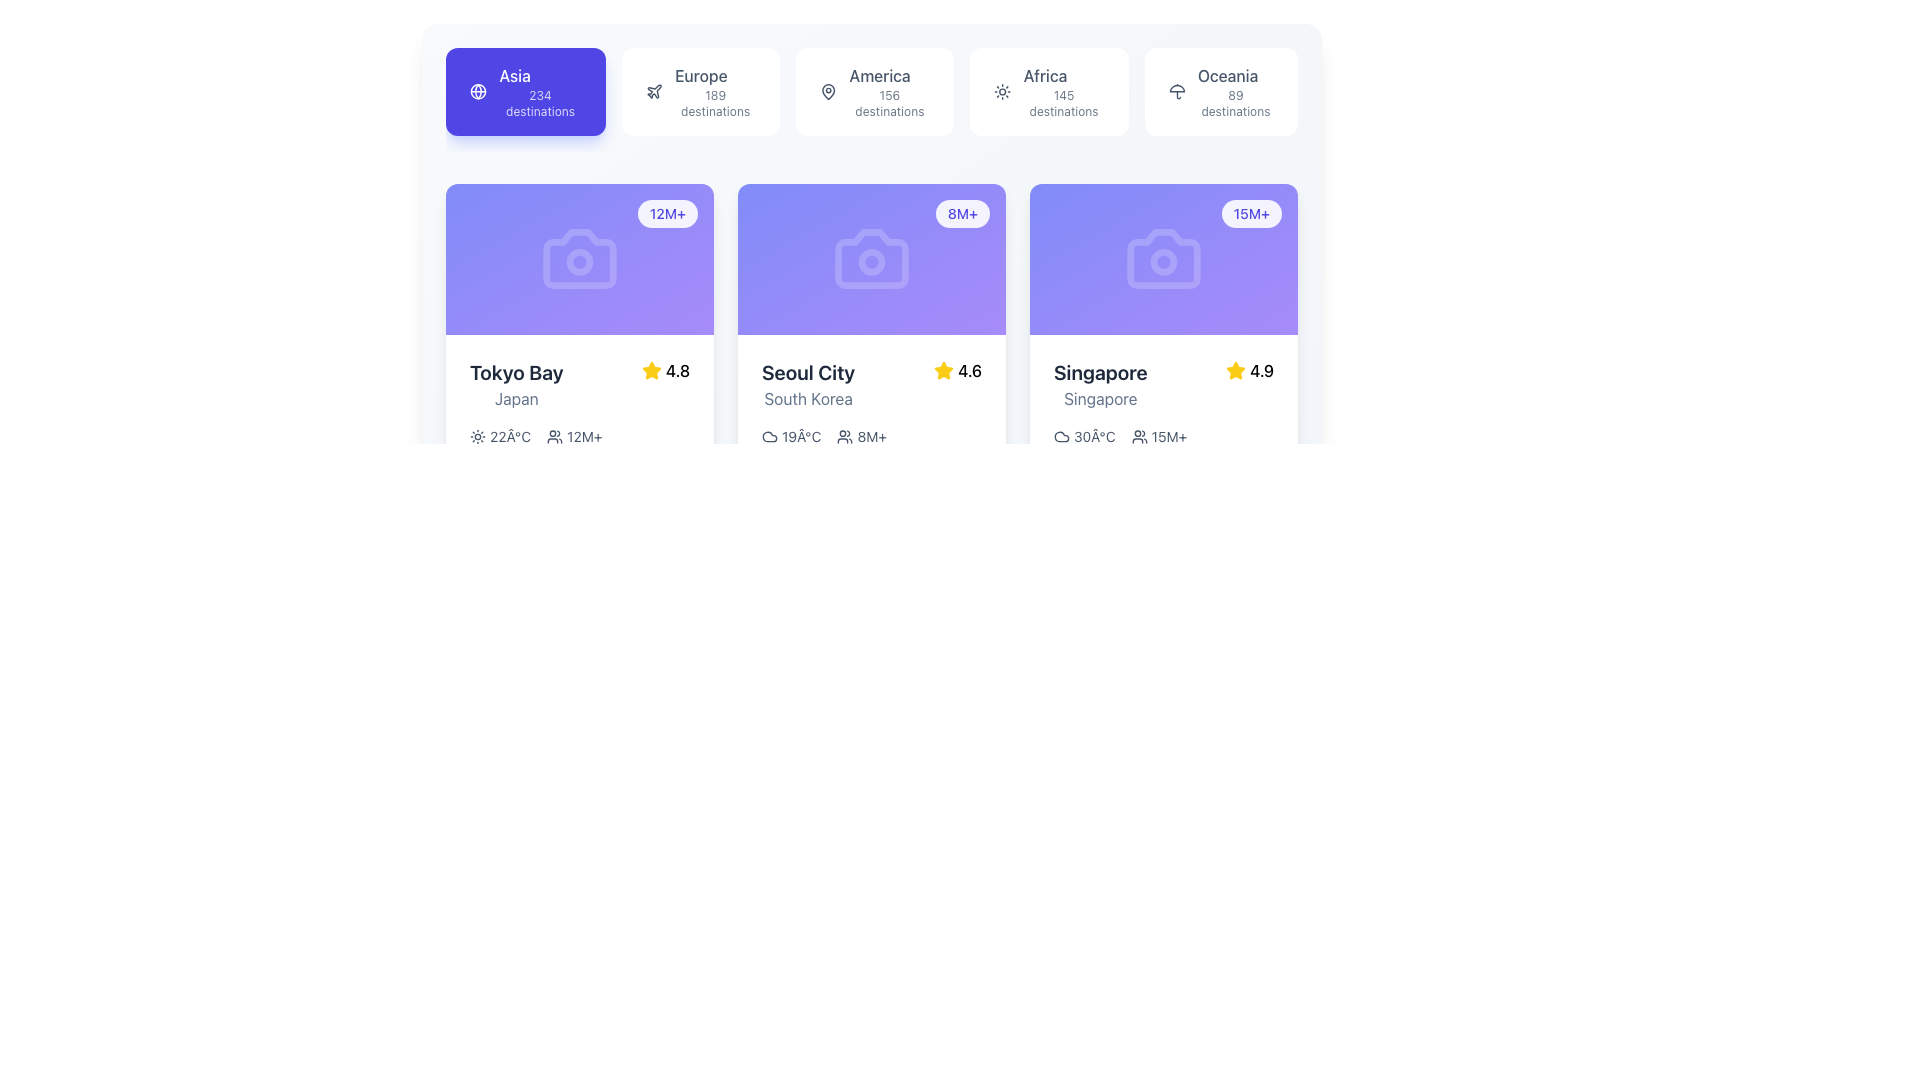 The width and height of the screenshot is (1920, 1080). What do you see at coordinates (555, 435) in the screenshot?
I see `the small gray icon representing a group of people, located to the left of the text '12M+' in the bottom section of the 'Tokyo Bay' information card` at bounding box center [555, 435].